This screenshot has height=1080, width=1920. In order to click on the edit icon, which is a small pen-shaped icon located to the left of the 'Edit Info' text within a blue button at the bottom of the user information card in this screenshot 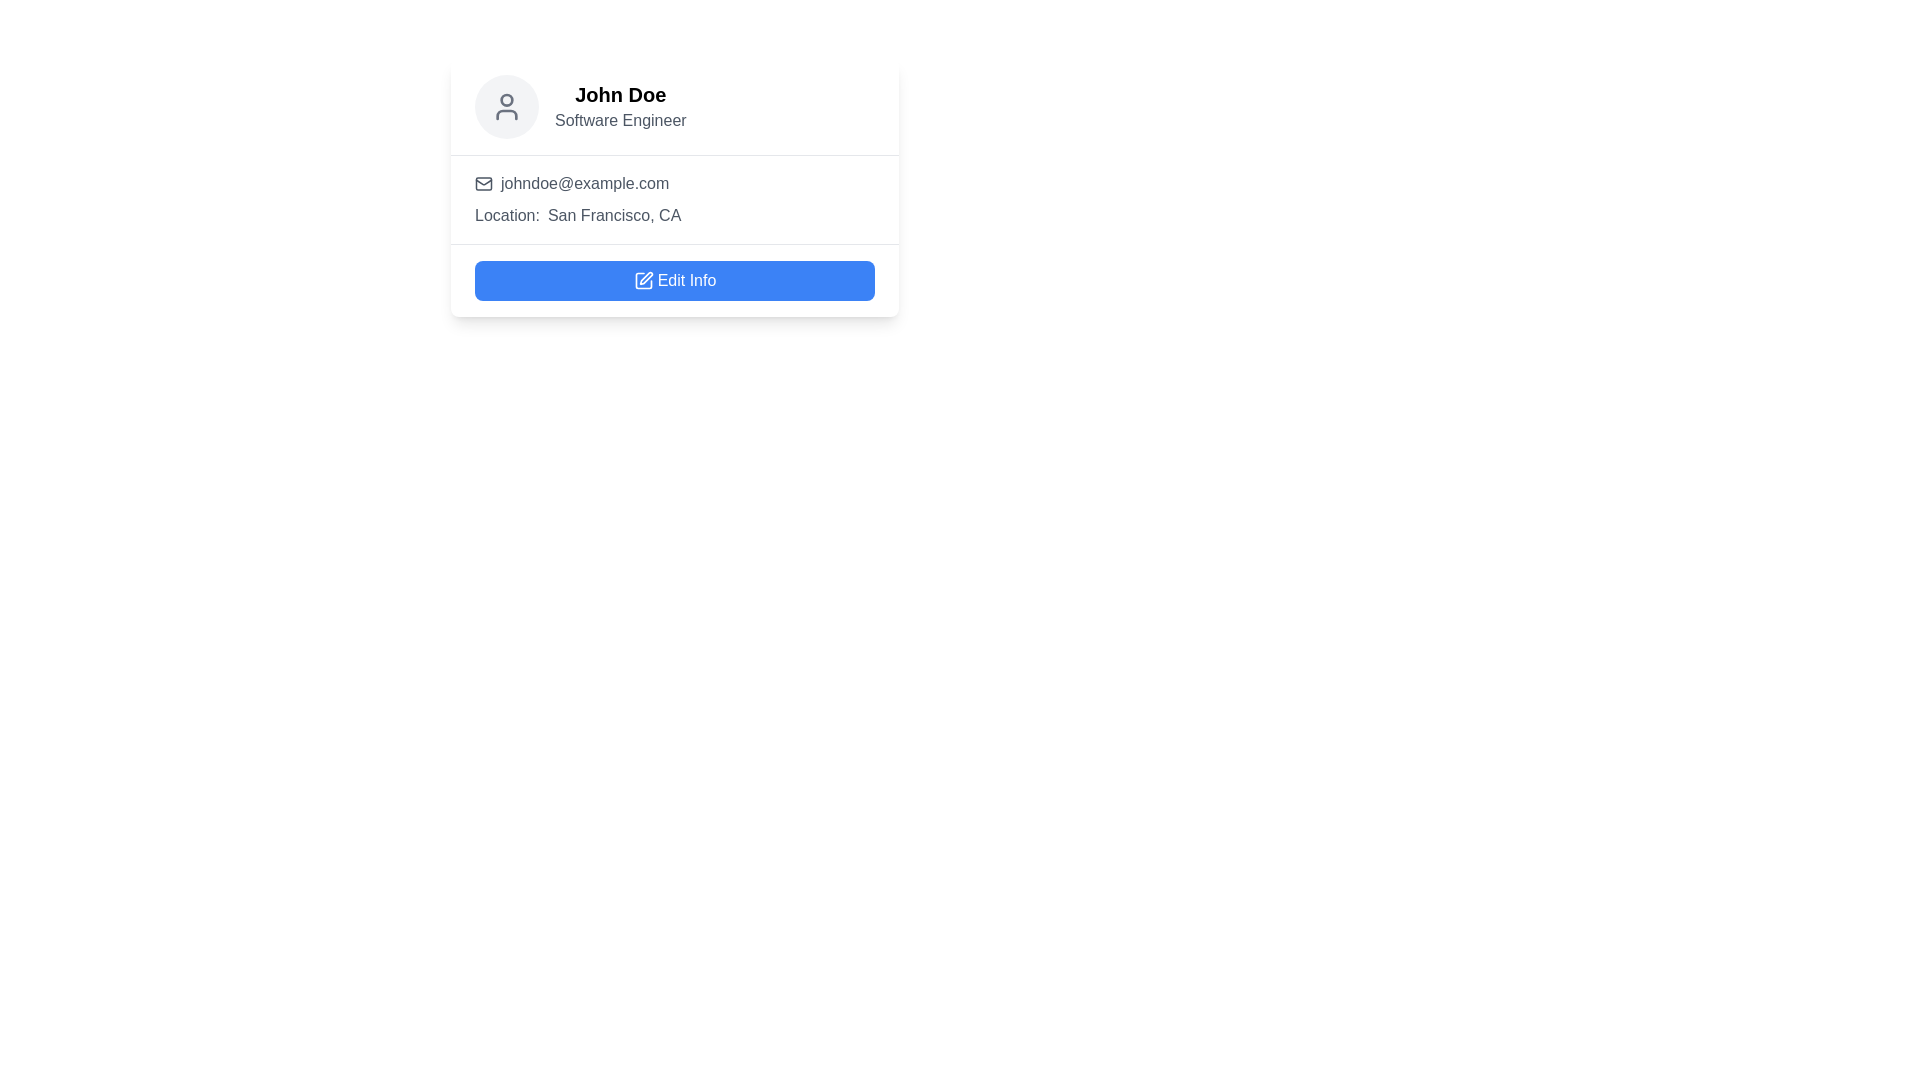, I will do `click(646, 278)`.